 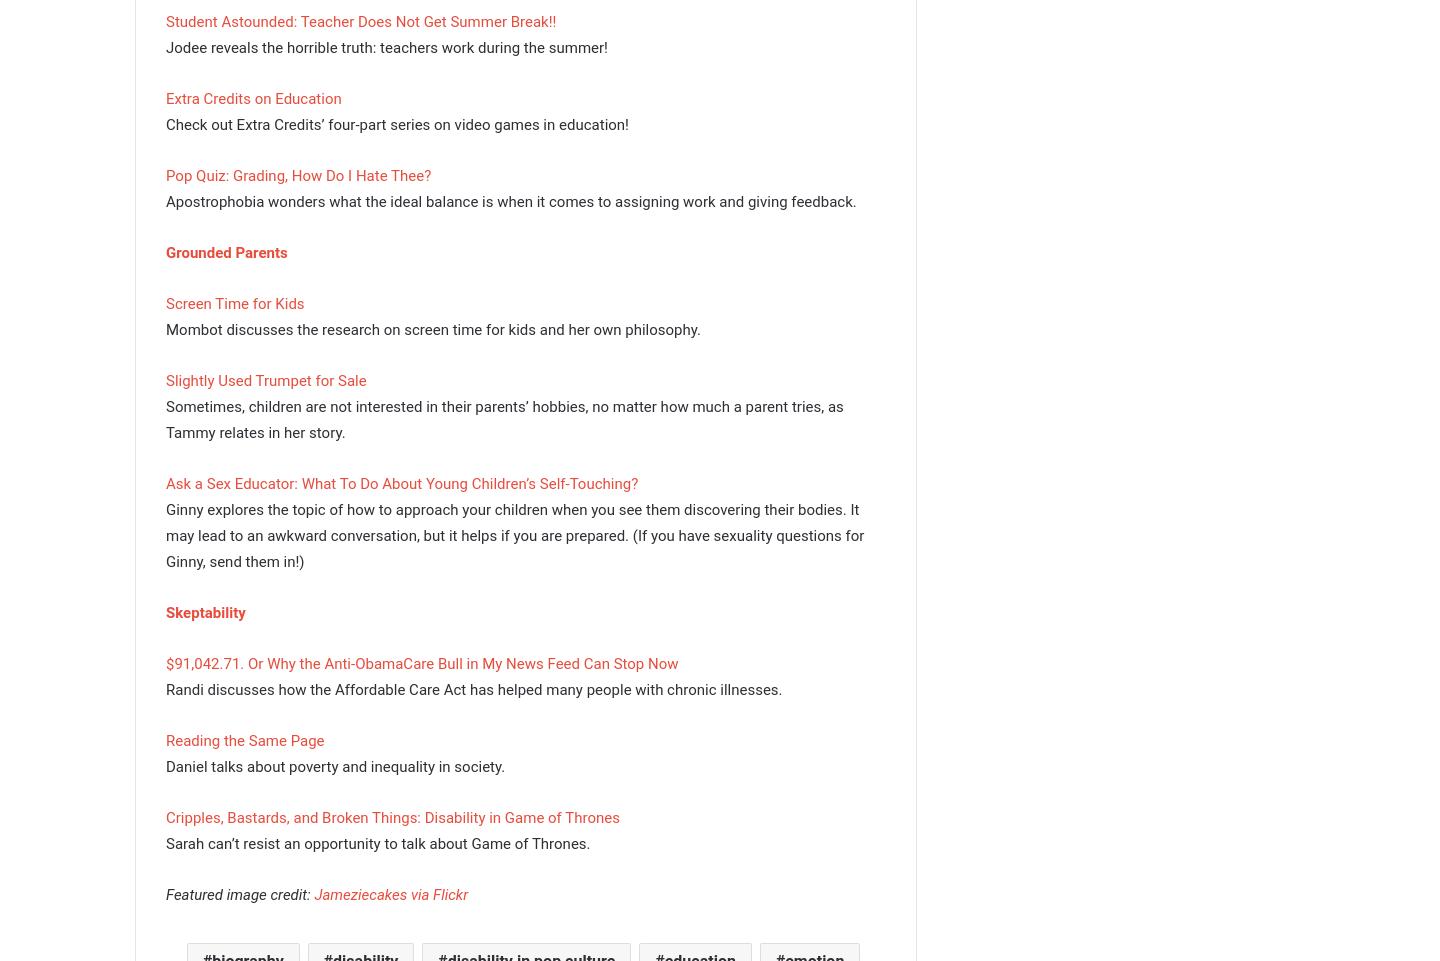 What do you see at coordinates (391, 817) in the screenshot?
I see `'Cripples, Bastards, and Broken Things: Disability in Game of Thrones'` at bounding box center [391, 817].